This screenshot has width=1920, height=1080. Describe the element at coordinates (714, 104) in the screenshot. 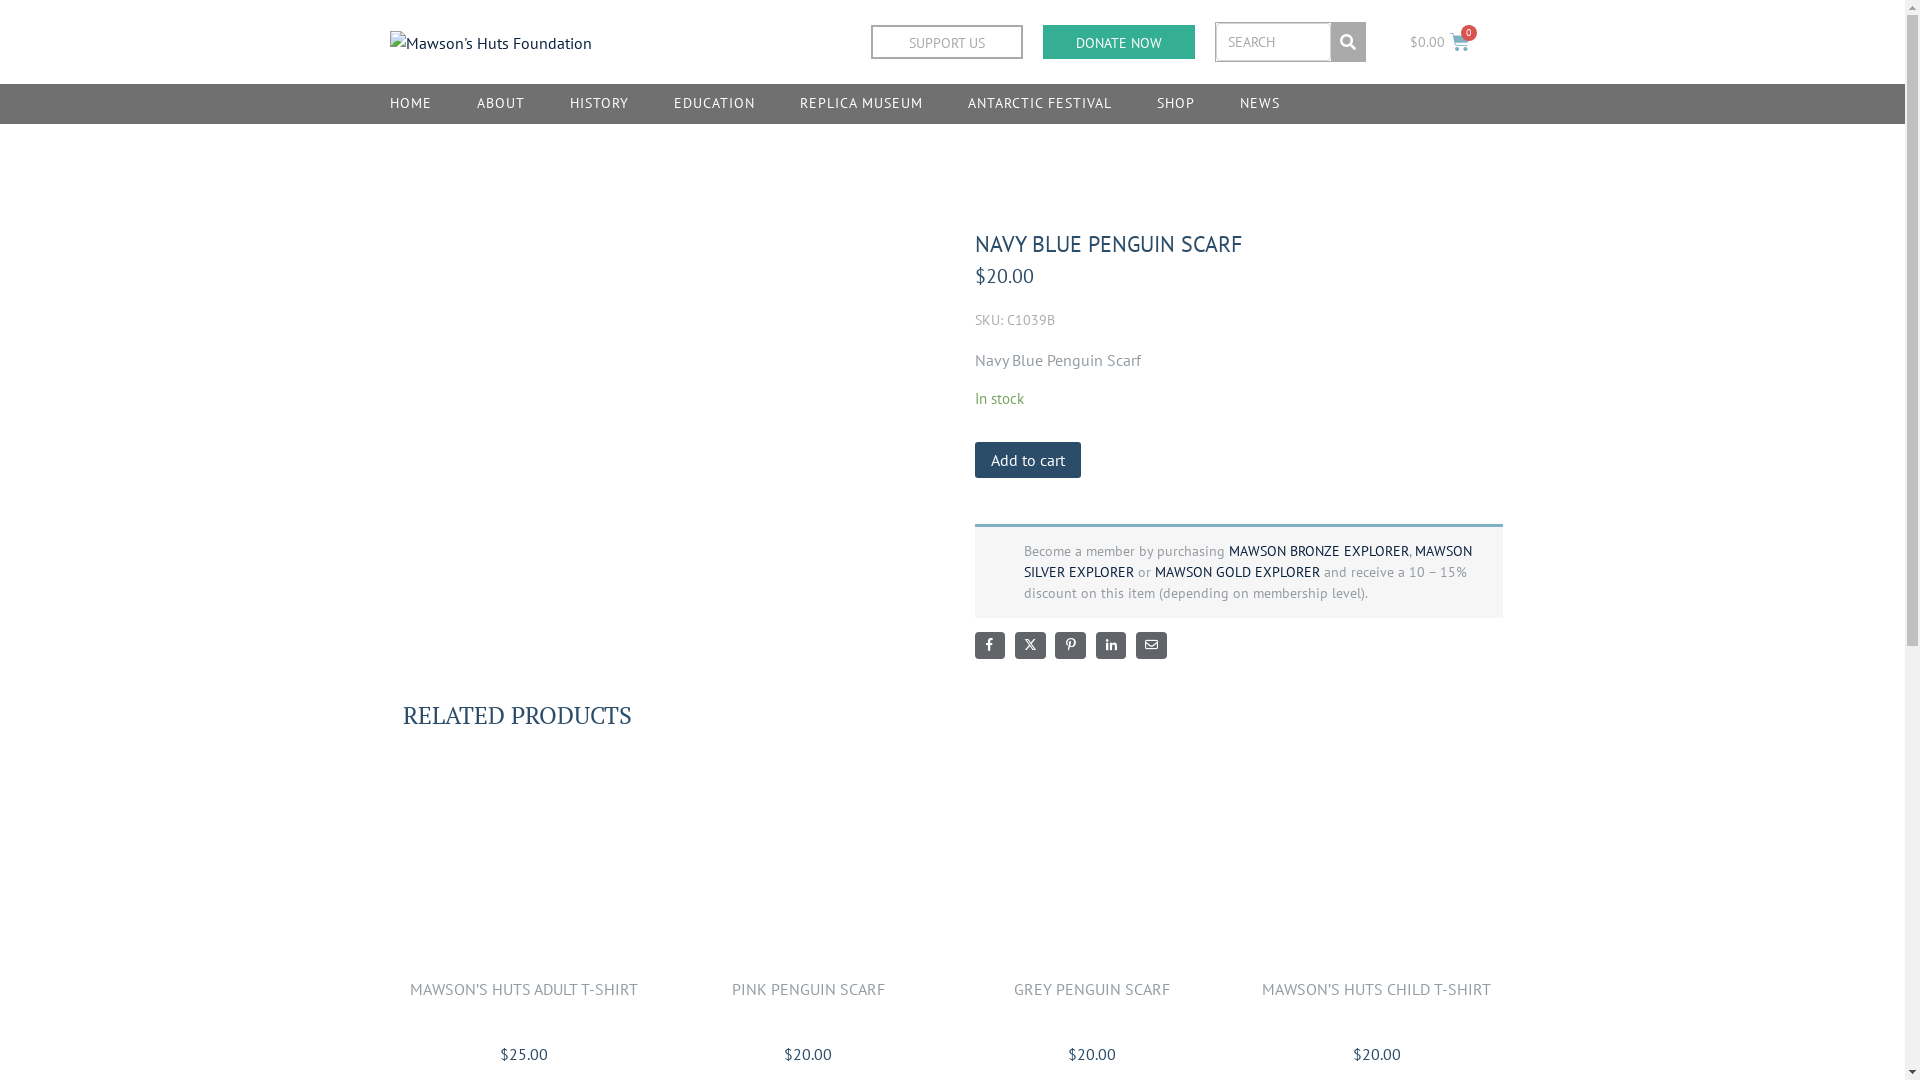

I see `'EDUCATION'` at that location.